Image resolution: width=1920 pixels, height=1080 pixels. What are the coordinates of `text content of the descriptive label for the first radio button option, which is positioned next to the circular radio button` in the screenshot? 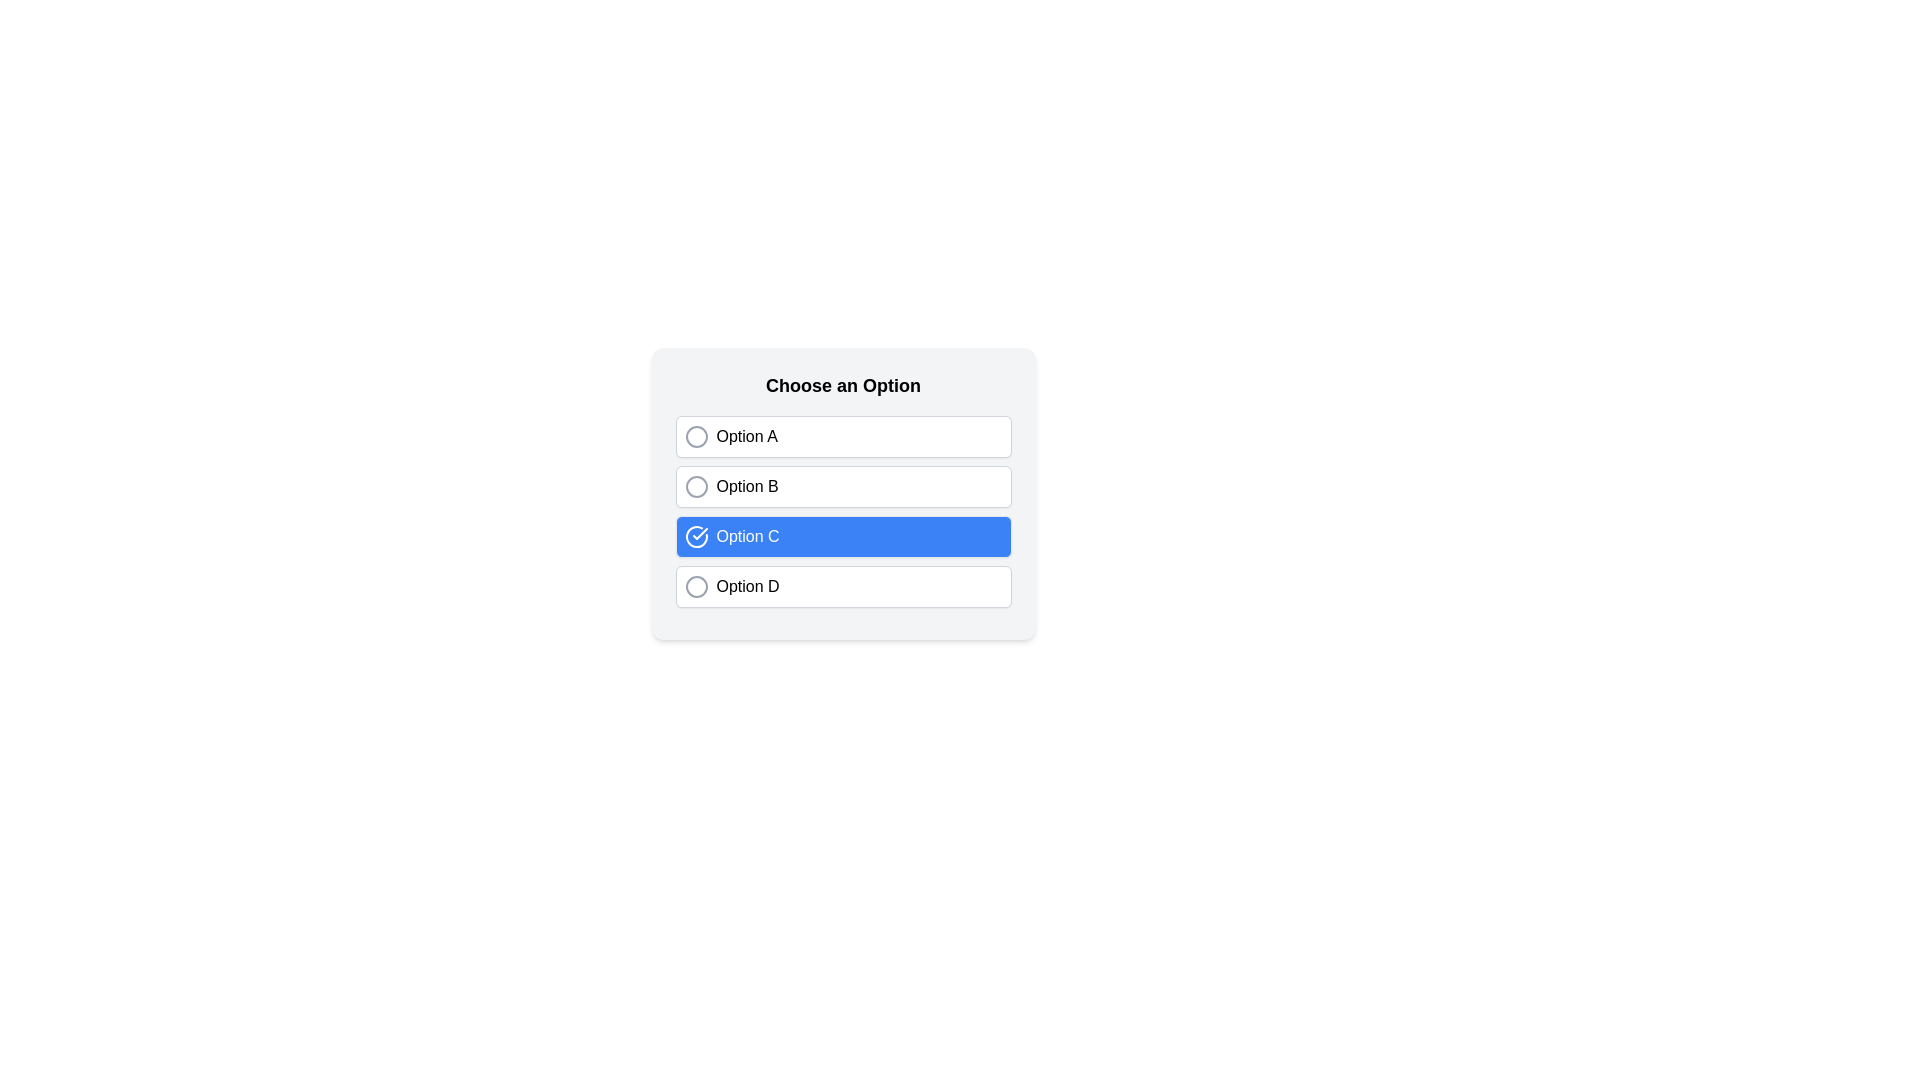 It's located at (746, 435).